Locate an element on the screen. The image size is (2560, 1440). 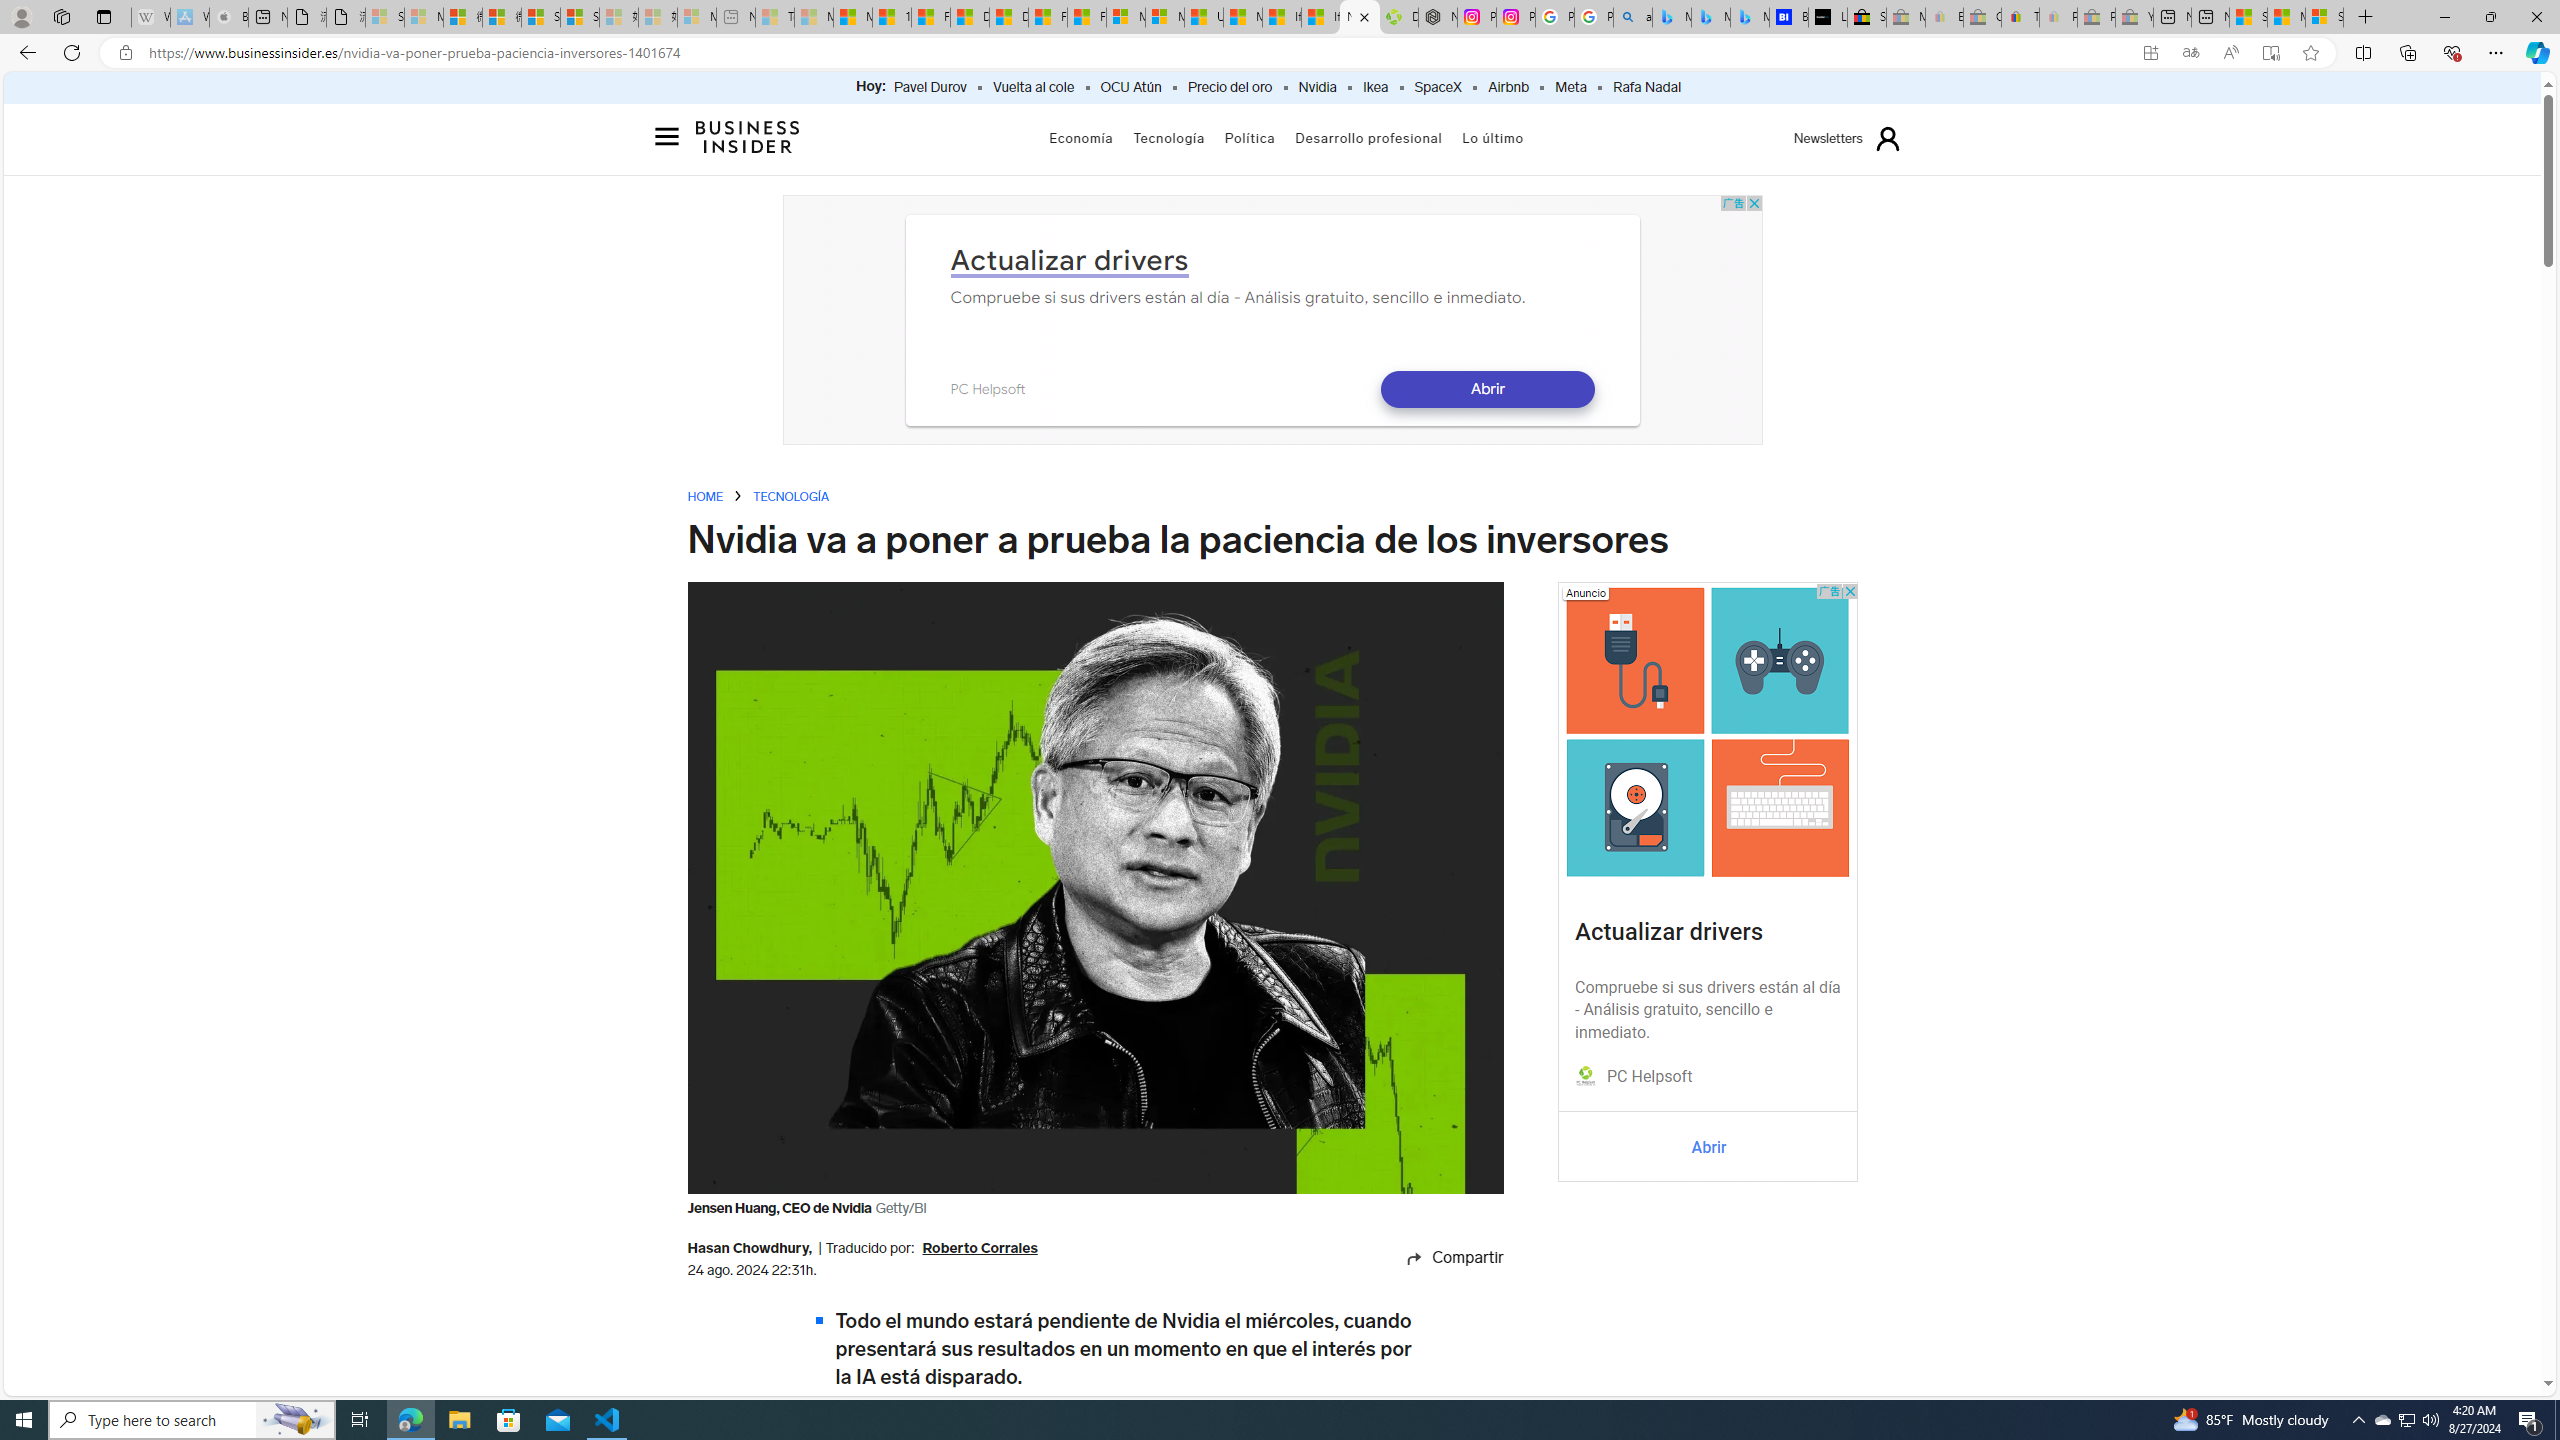
'PC Helpsoft' is located at coordinates (1647, 1076).